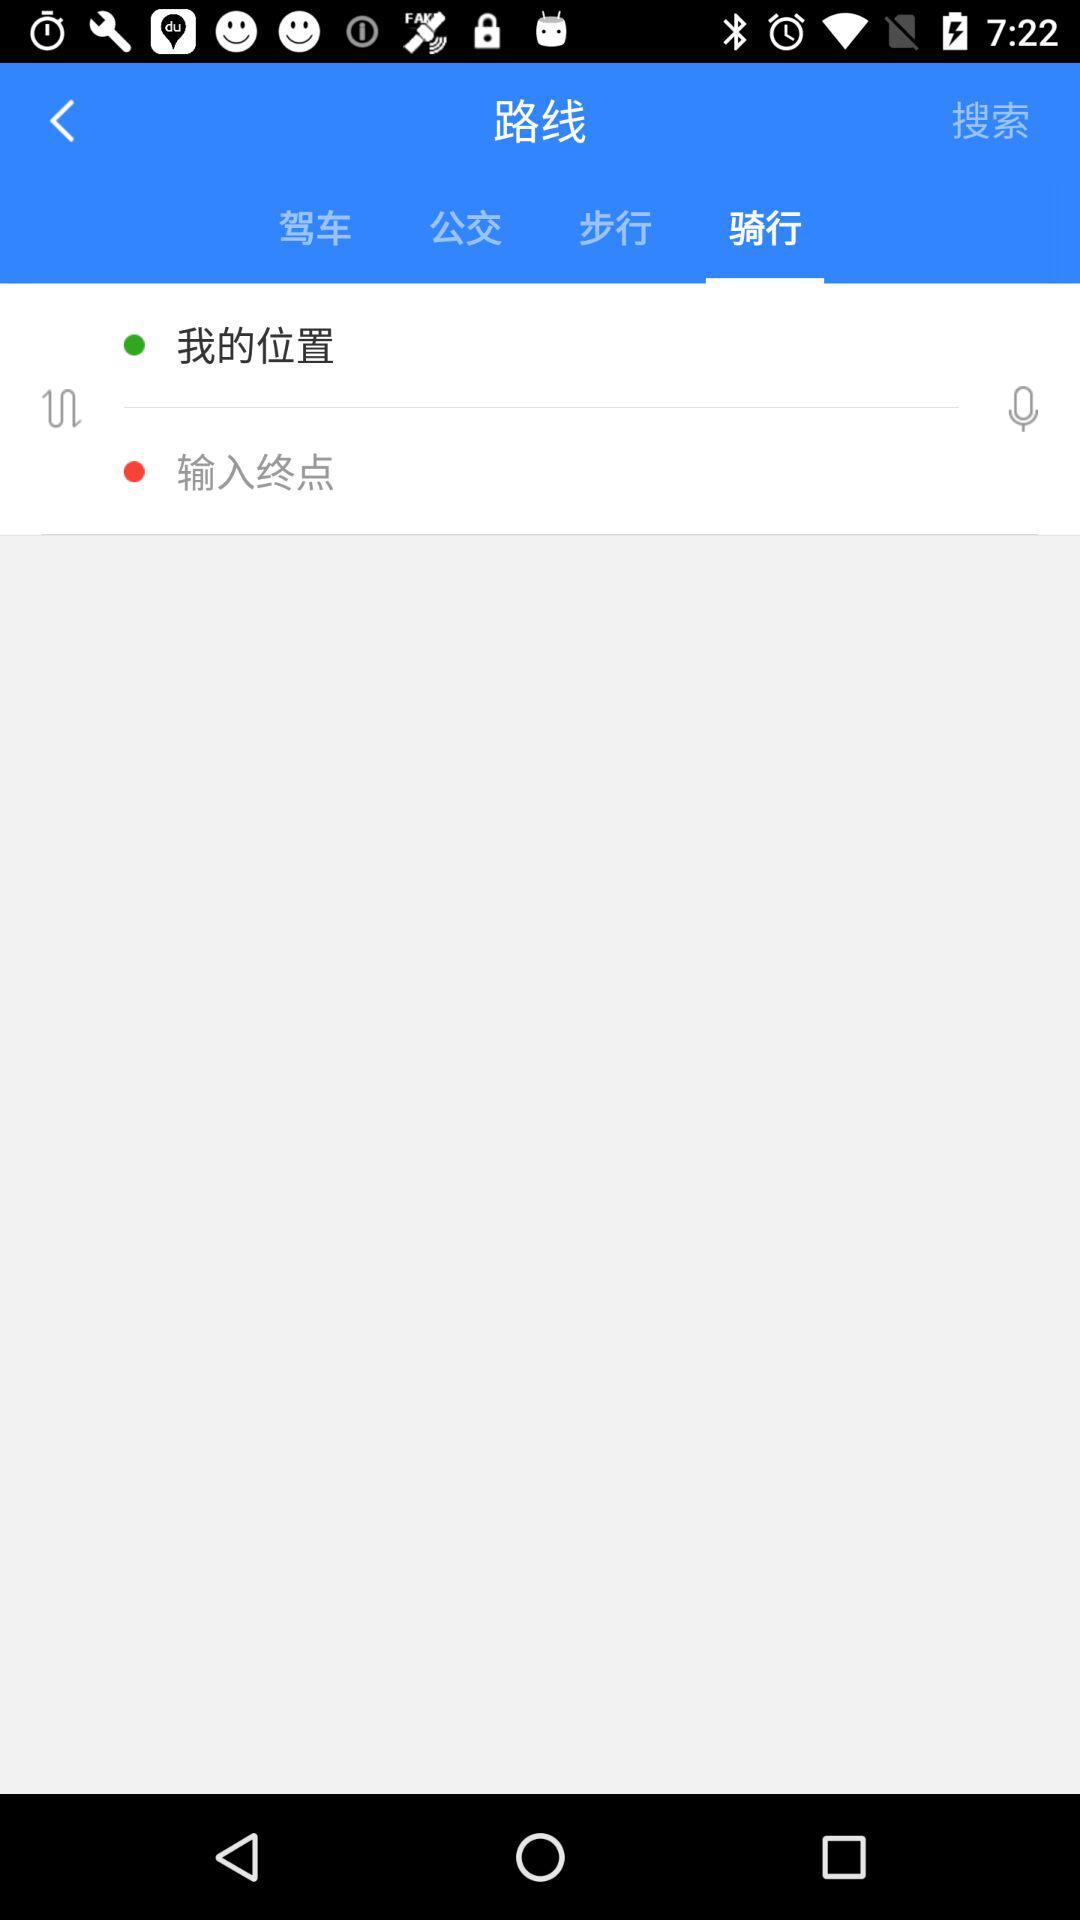 The height and width of the screenshot is (1920, 1080). I want to click on the arrow_backward icon, so click(63, 119).